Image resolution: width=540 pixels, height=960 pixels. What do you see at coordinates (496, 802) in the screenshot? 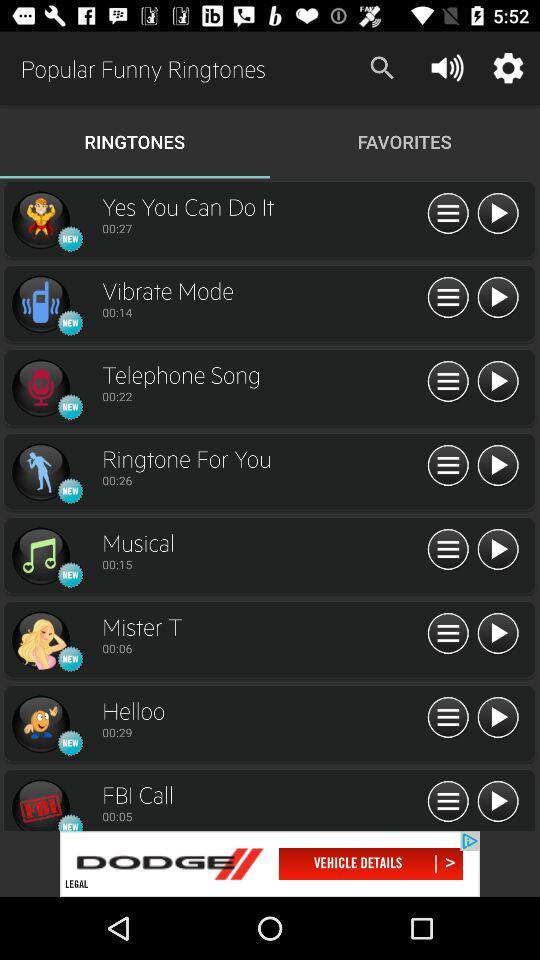
I see `ringtone` at bounding box center [496, 802].